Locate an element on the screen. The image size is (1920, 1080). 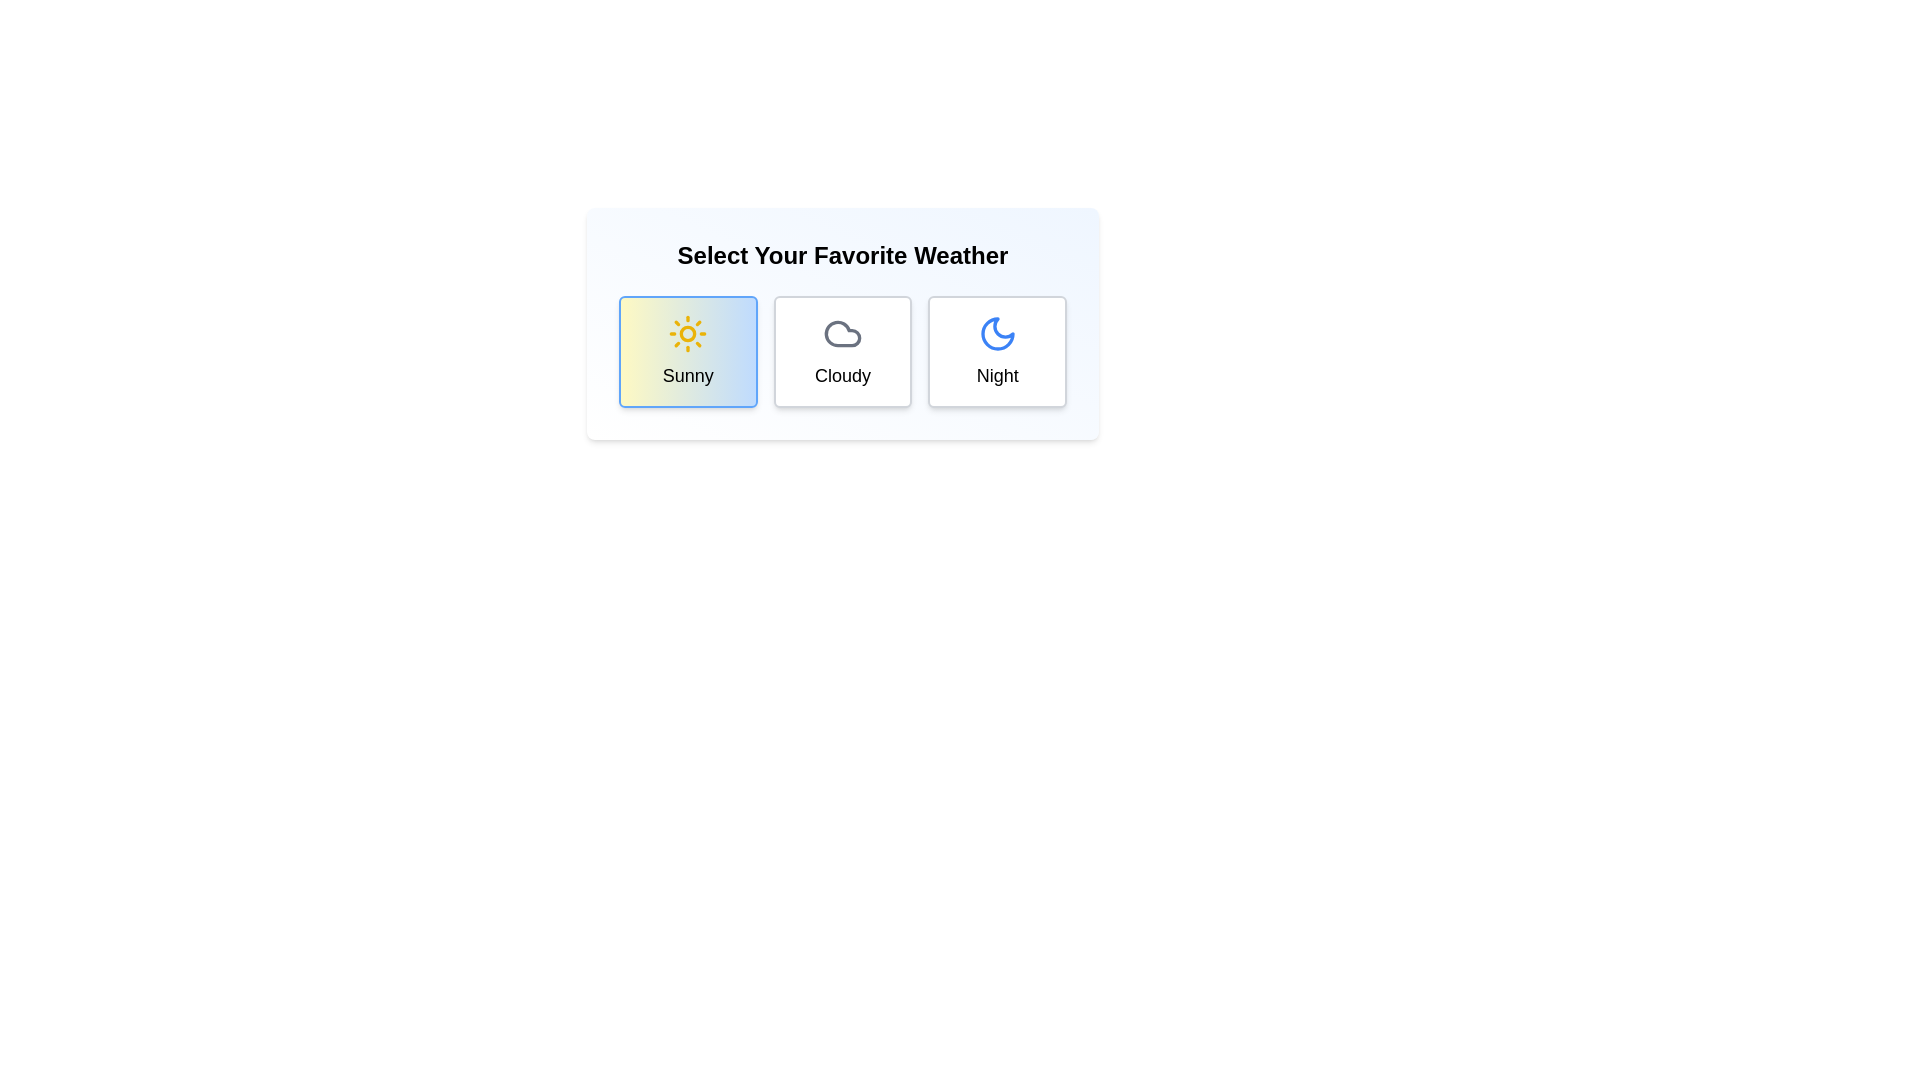
the 'Cloudy' weather icon in the weather selection interface is located at coordinates (843, 333).